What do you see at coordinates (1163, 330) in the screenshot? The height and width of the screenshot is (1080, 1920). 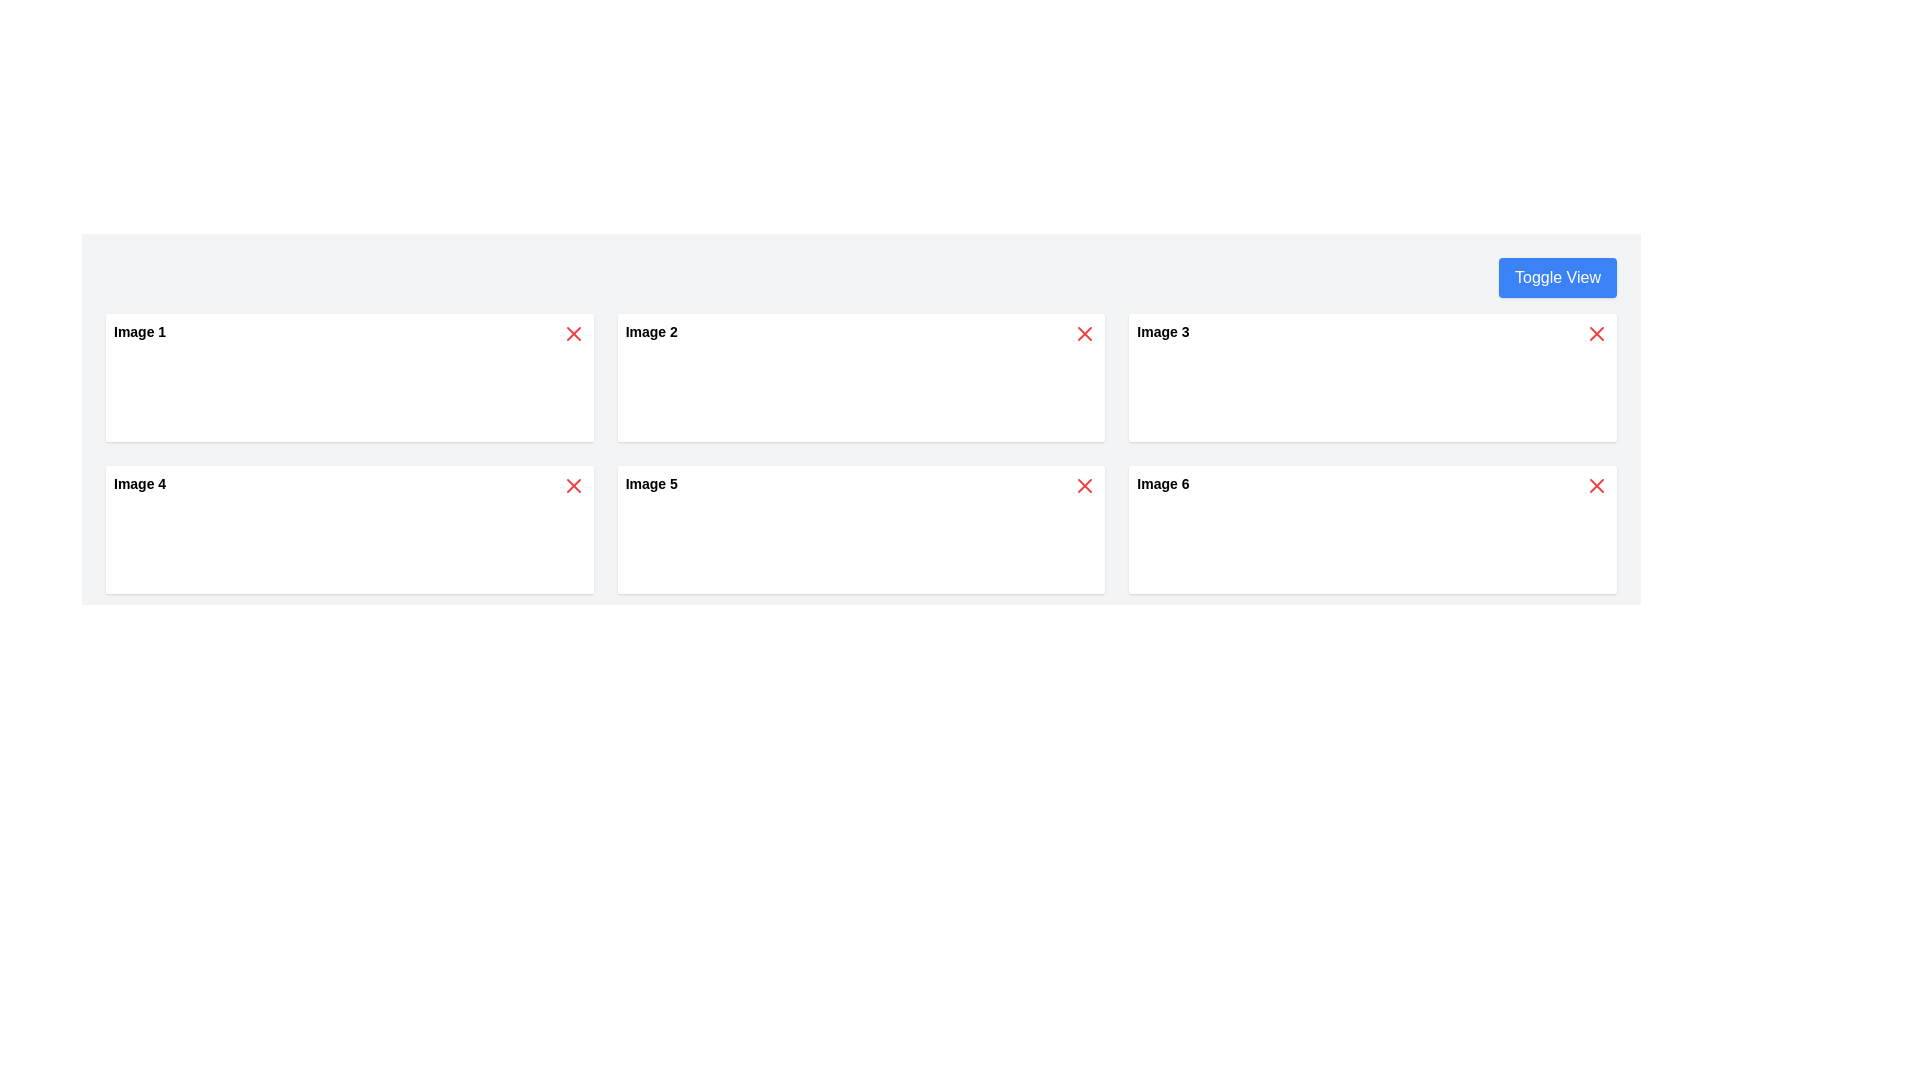 I see `the label displaying 'Image 3' located at the top-left corner of the white card with rounded corners` at bounding box center [1163, 330].